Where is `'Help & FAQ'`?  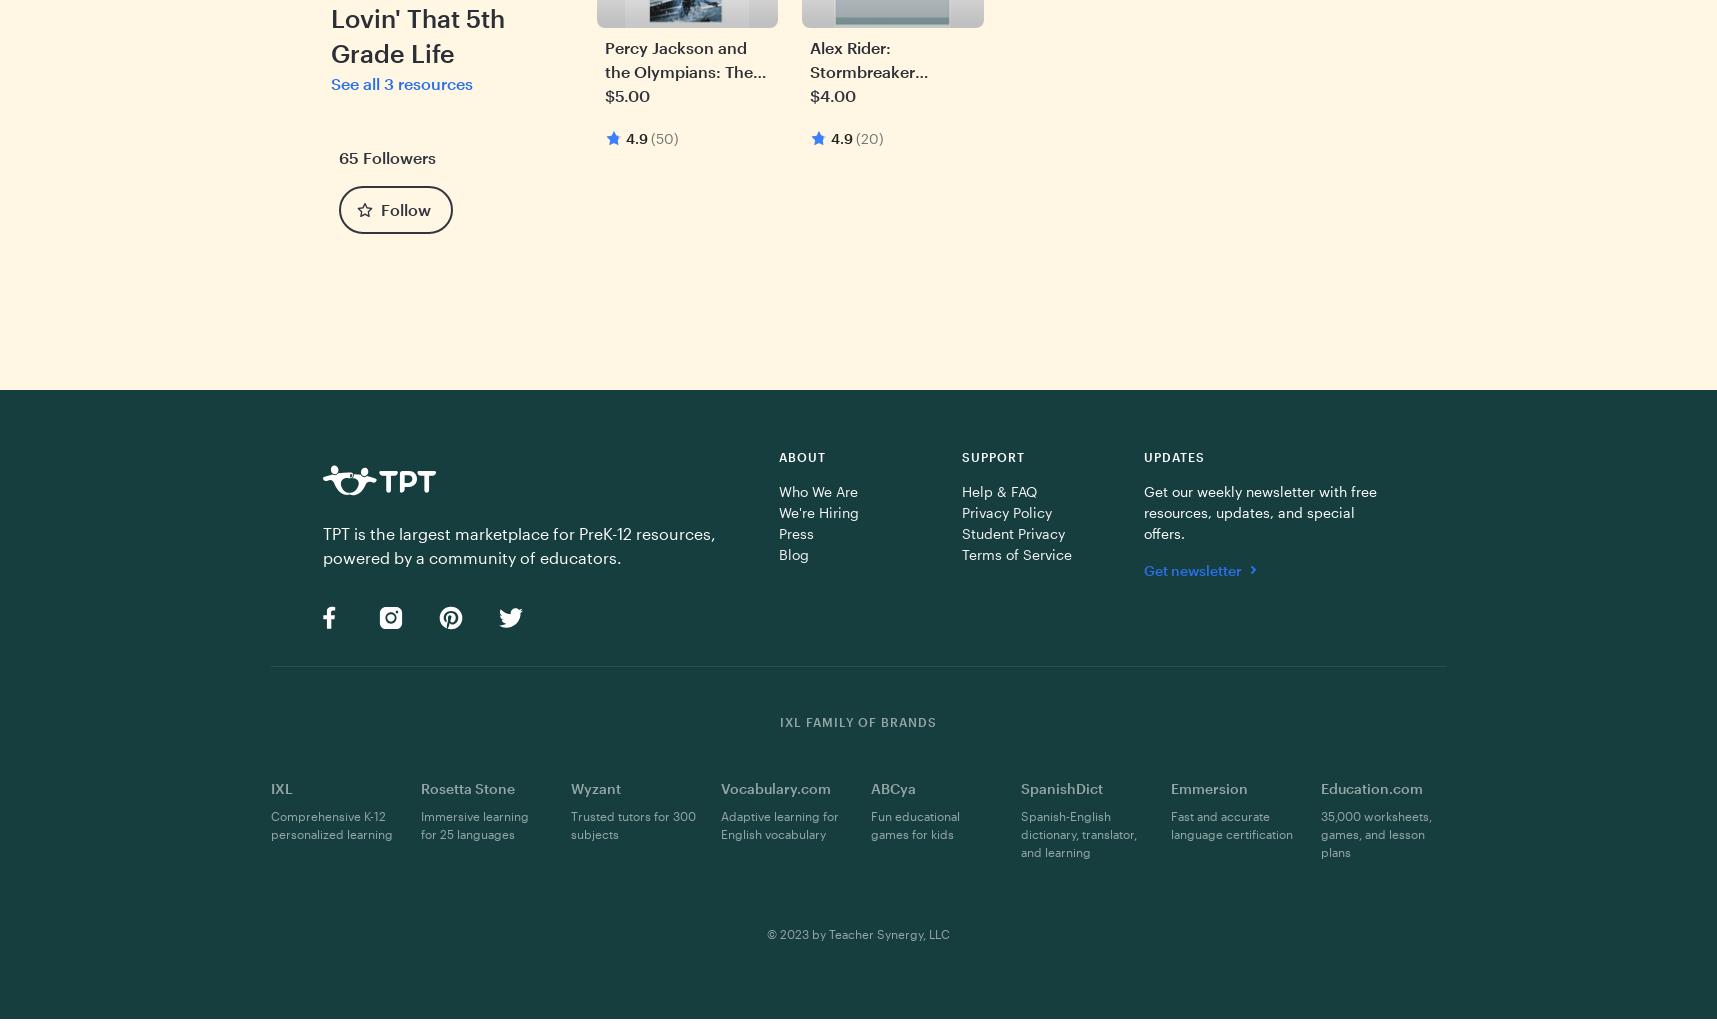
'Help & FAQ' is located at coordinates (997, 489).